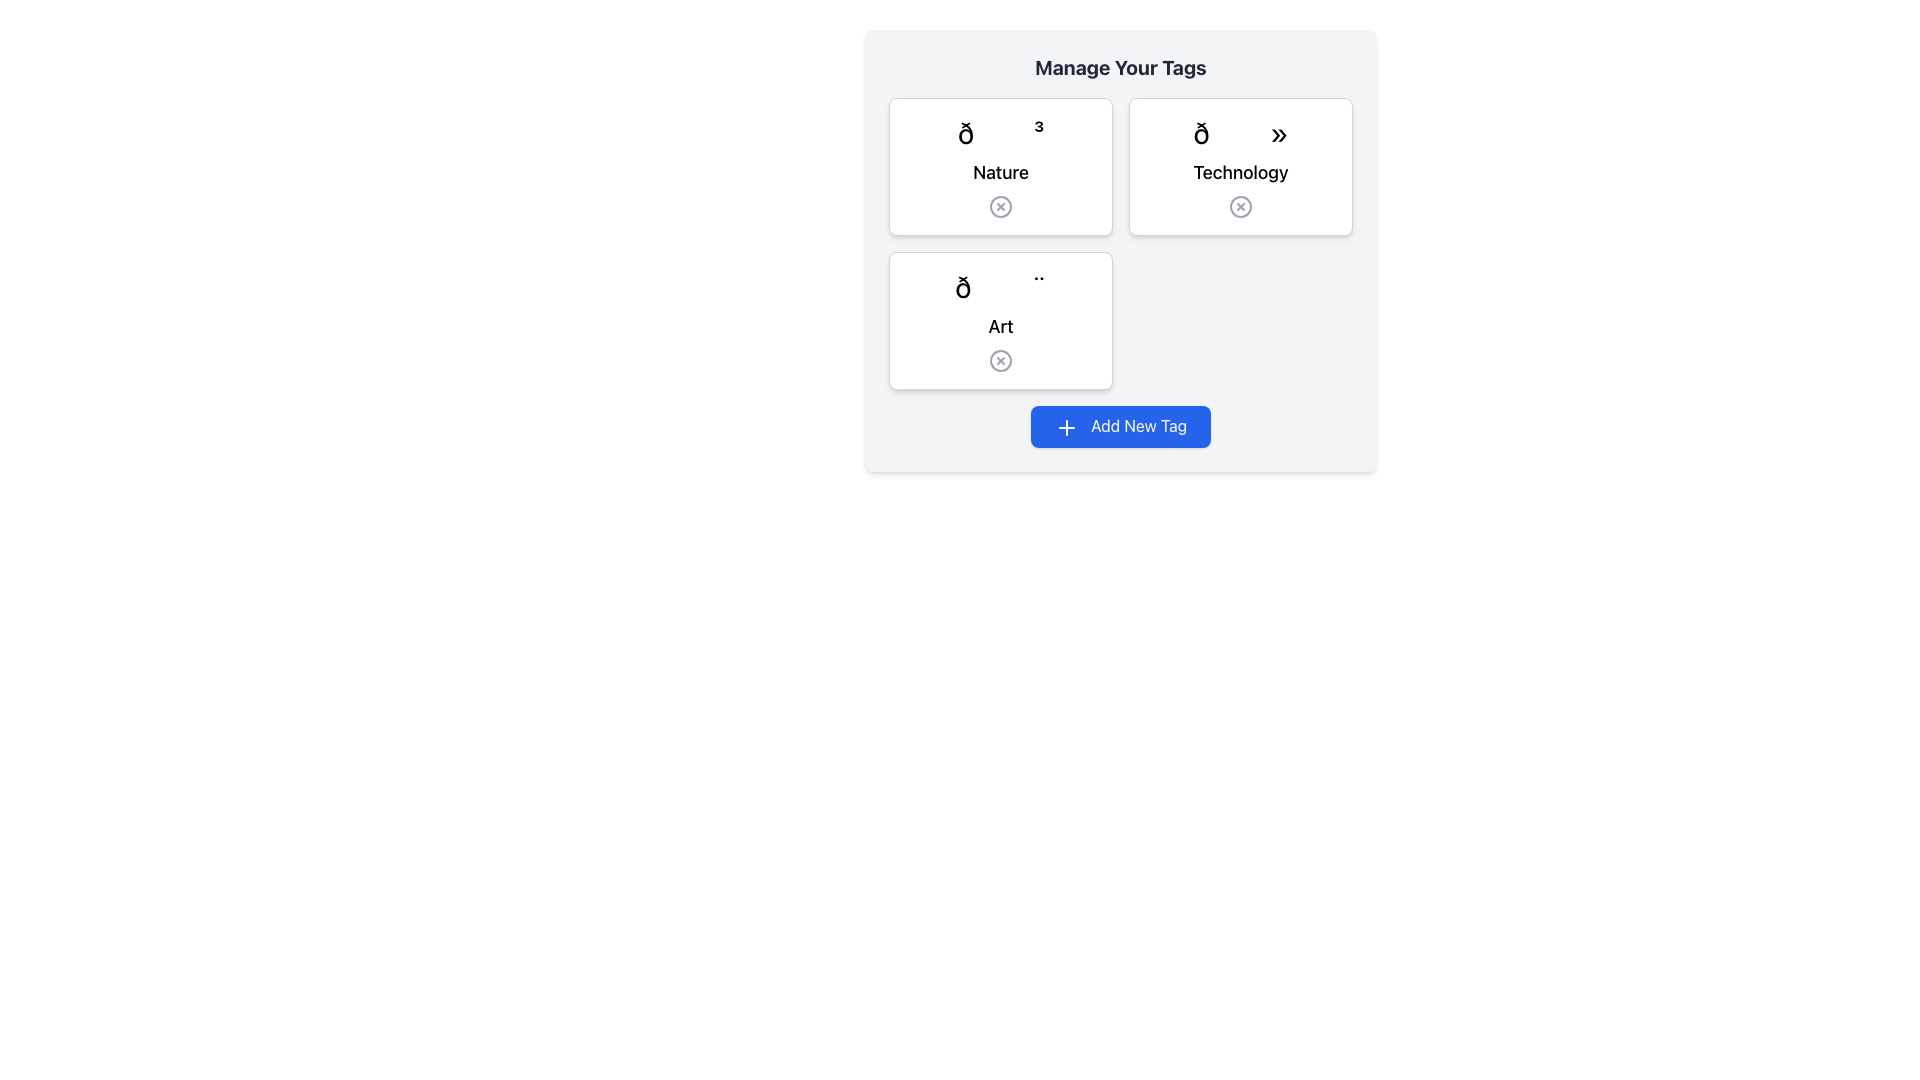 This screenshot has width=1920, height=1080. What do you see at coordinates (1001, 319) in the screenshot?
I see `on the bottom-left card labeled 'Art' in the 'Manage Your Tags' grid` at bounding box center [1001, 319].